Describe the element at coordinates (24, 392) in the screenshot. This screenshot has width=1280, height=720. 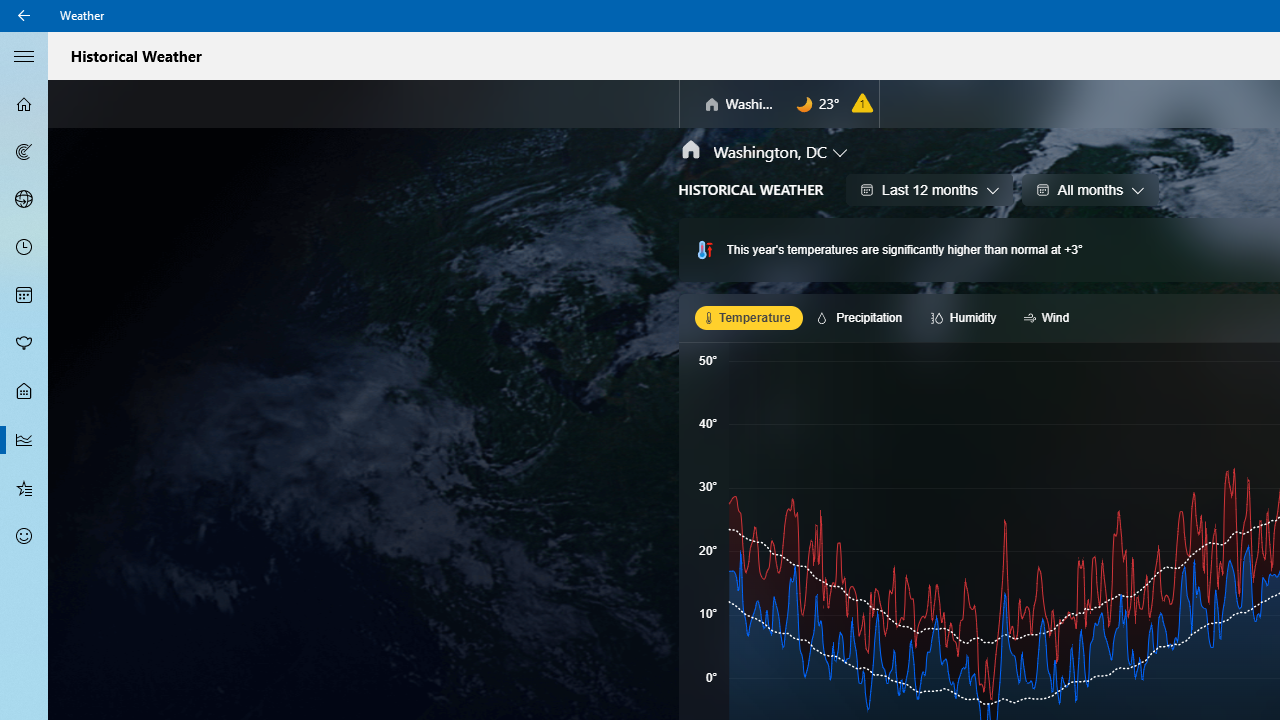
I see `'Life - Not Selected'` at that location.